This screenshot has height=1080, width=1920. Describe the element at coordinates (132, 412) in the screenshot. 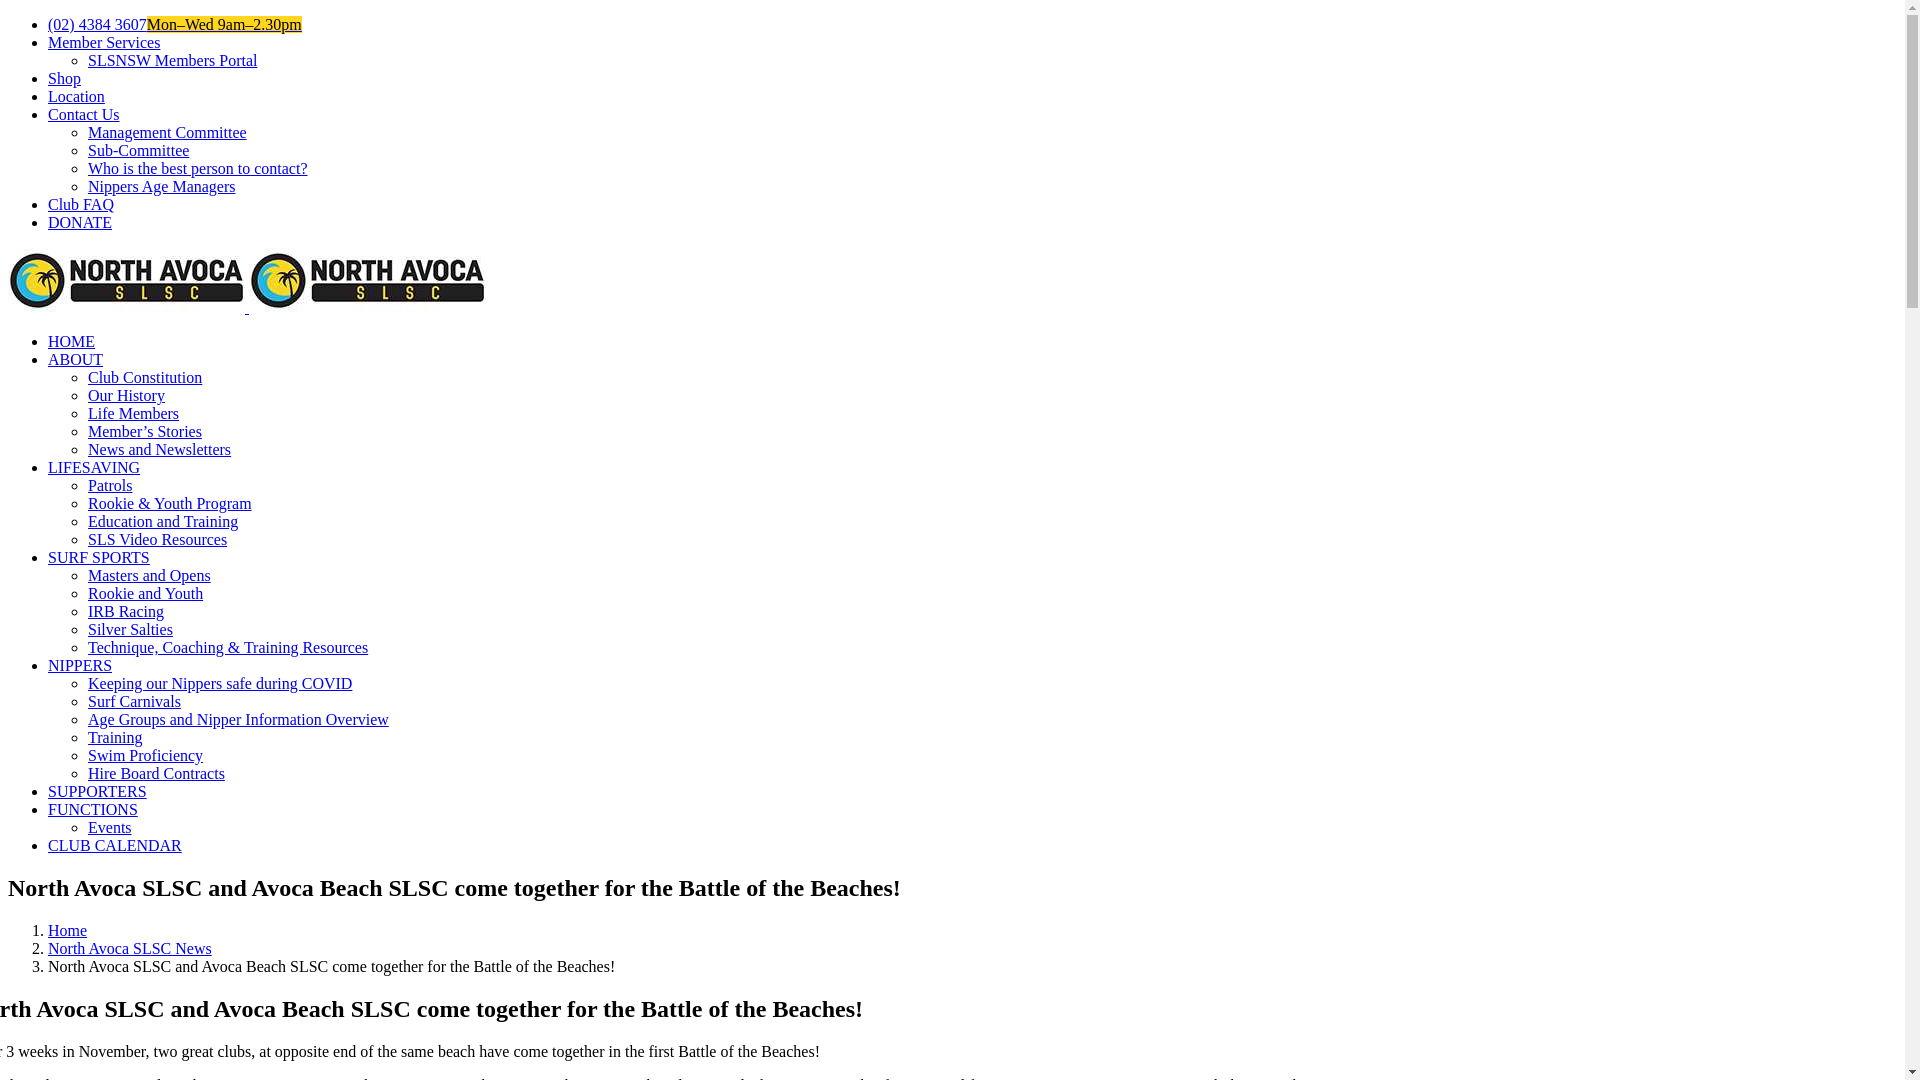

I see `'Life Members'` at that location.